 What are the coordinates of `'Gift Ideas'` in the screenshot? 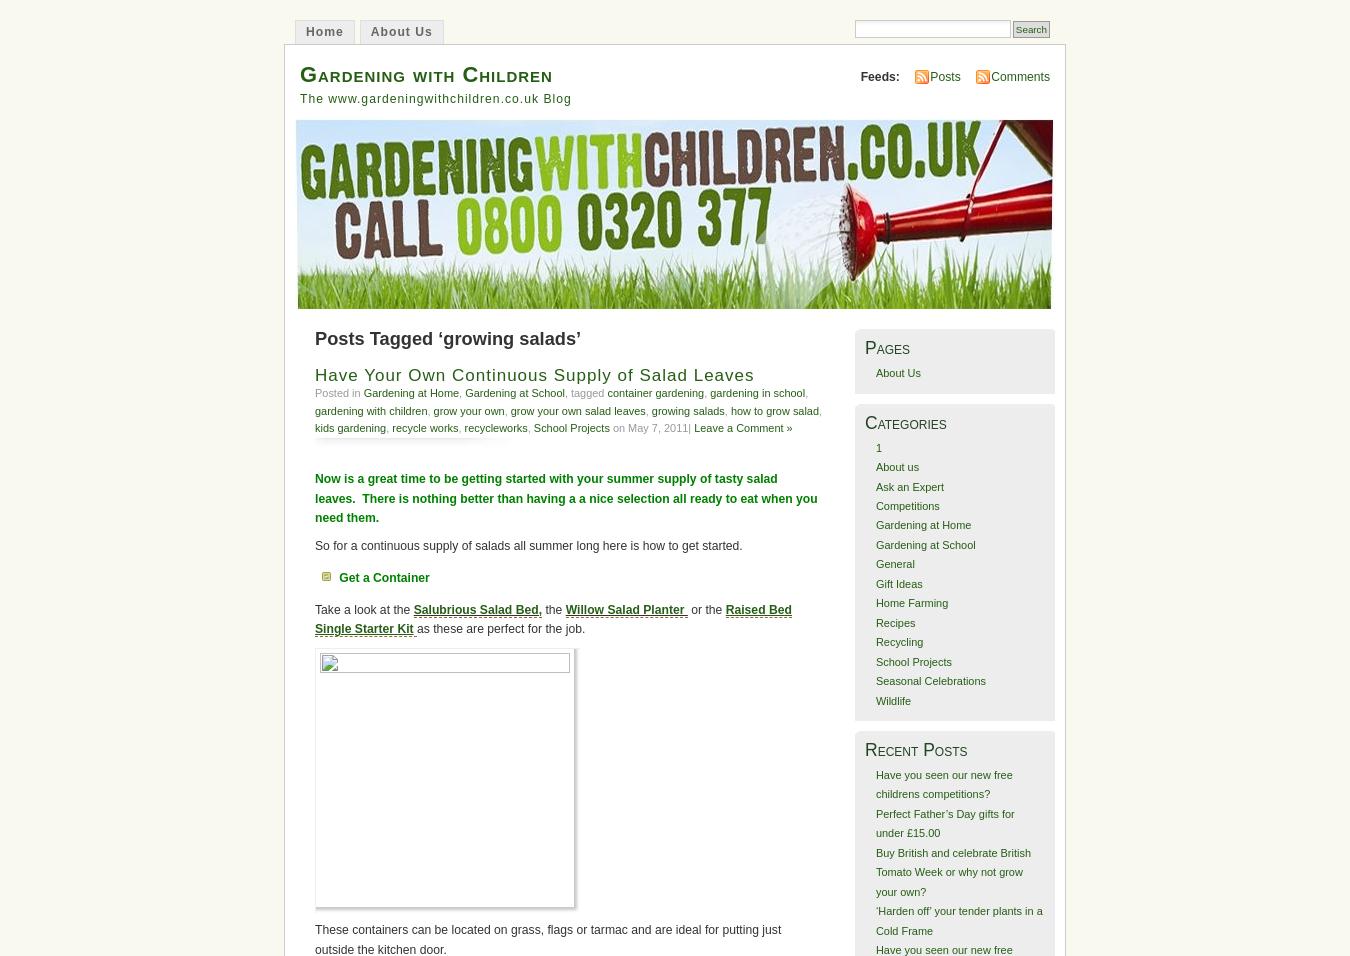 It's located at (898, 581).